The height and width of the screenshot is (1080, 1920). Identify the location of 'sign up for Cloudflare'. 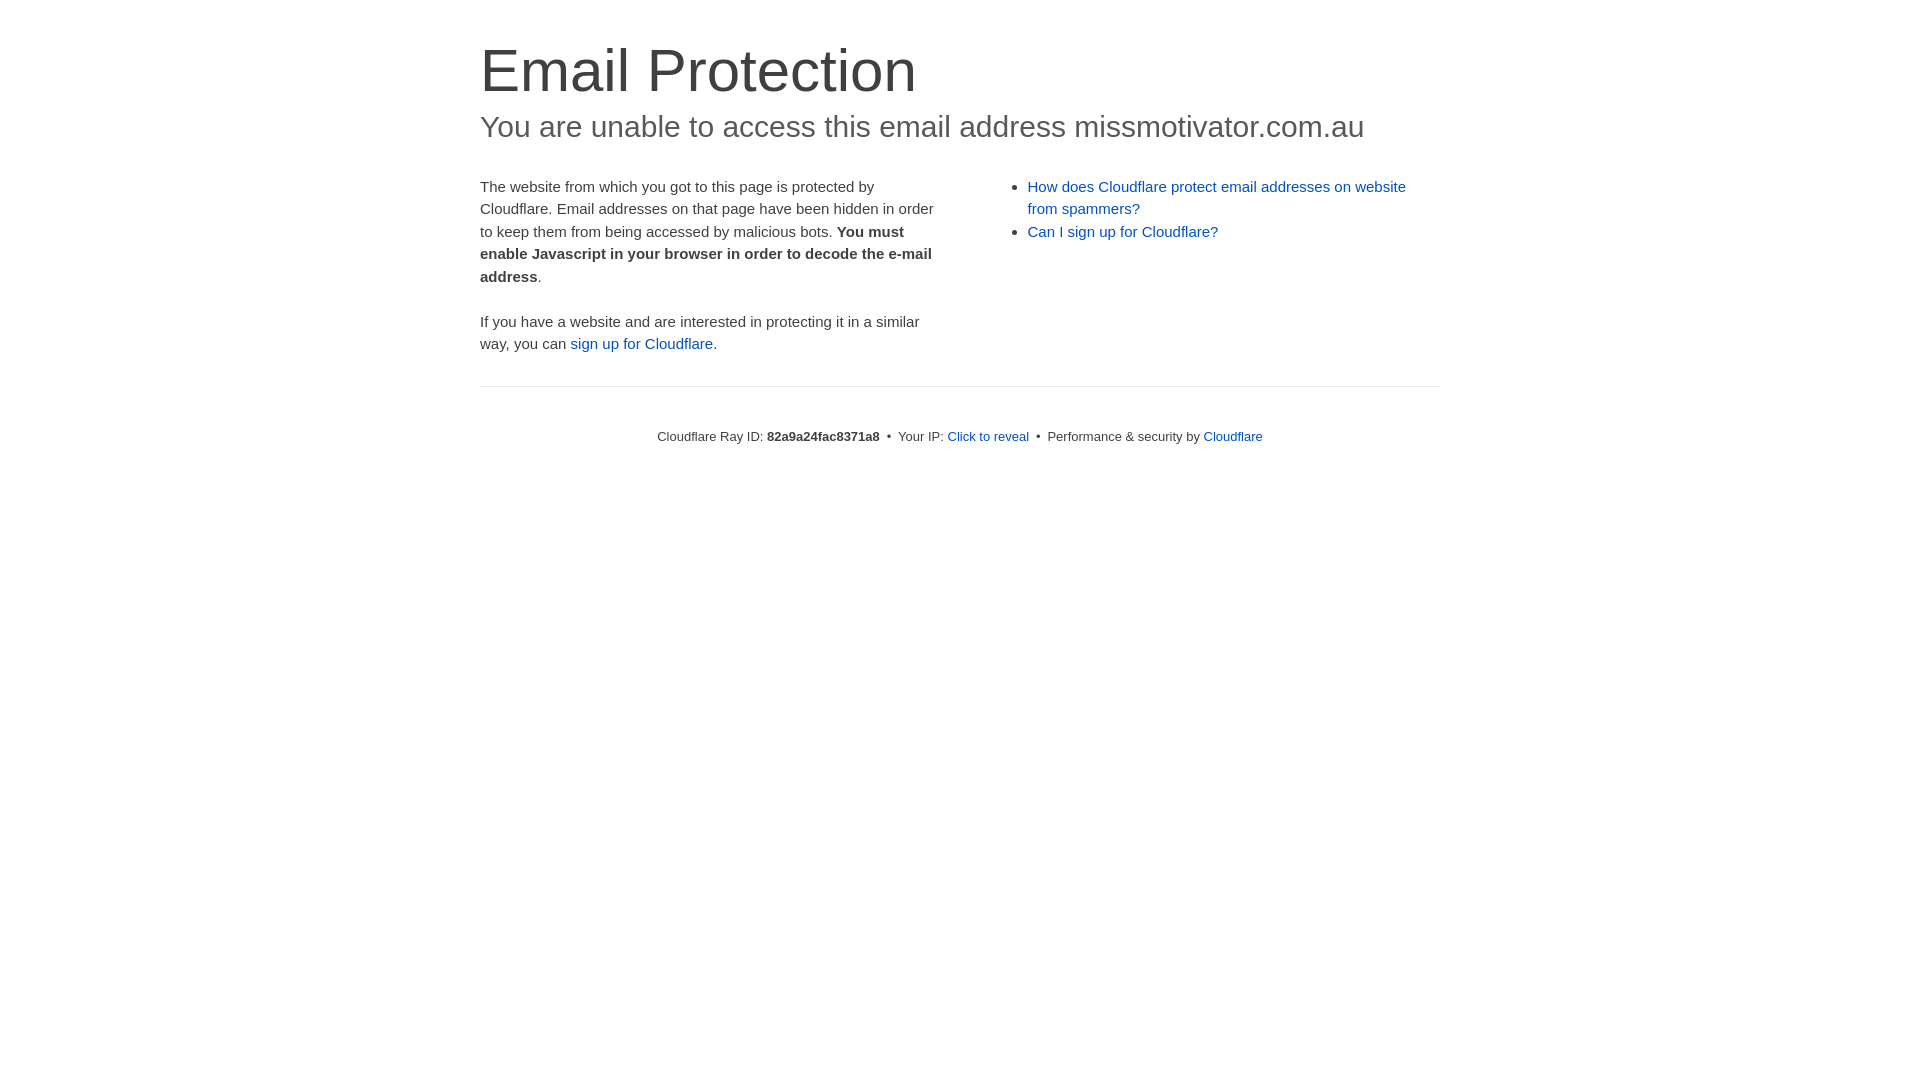
(642, 342).